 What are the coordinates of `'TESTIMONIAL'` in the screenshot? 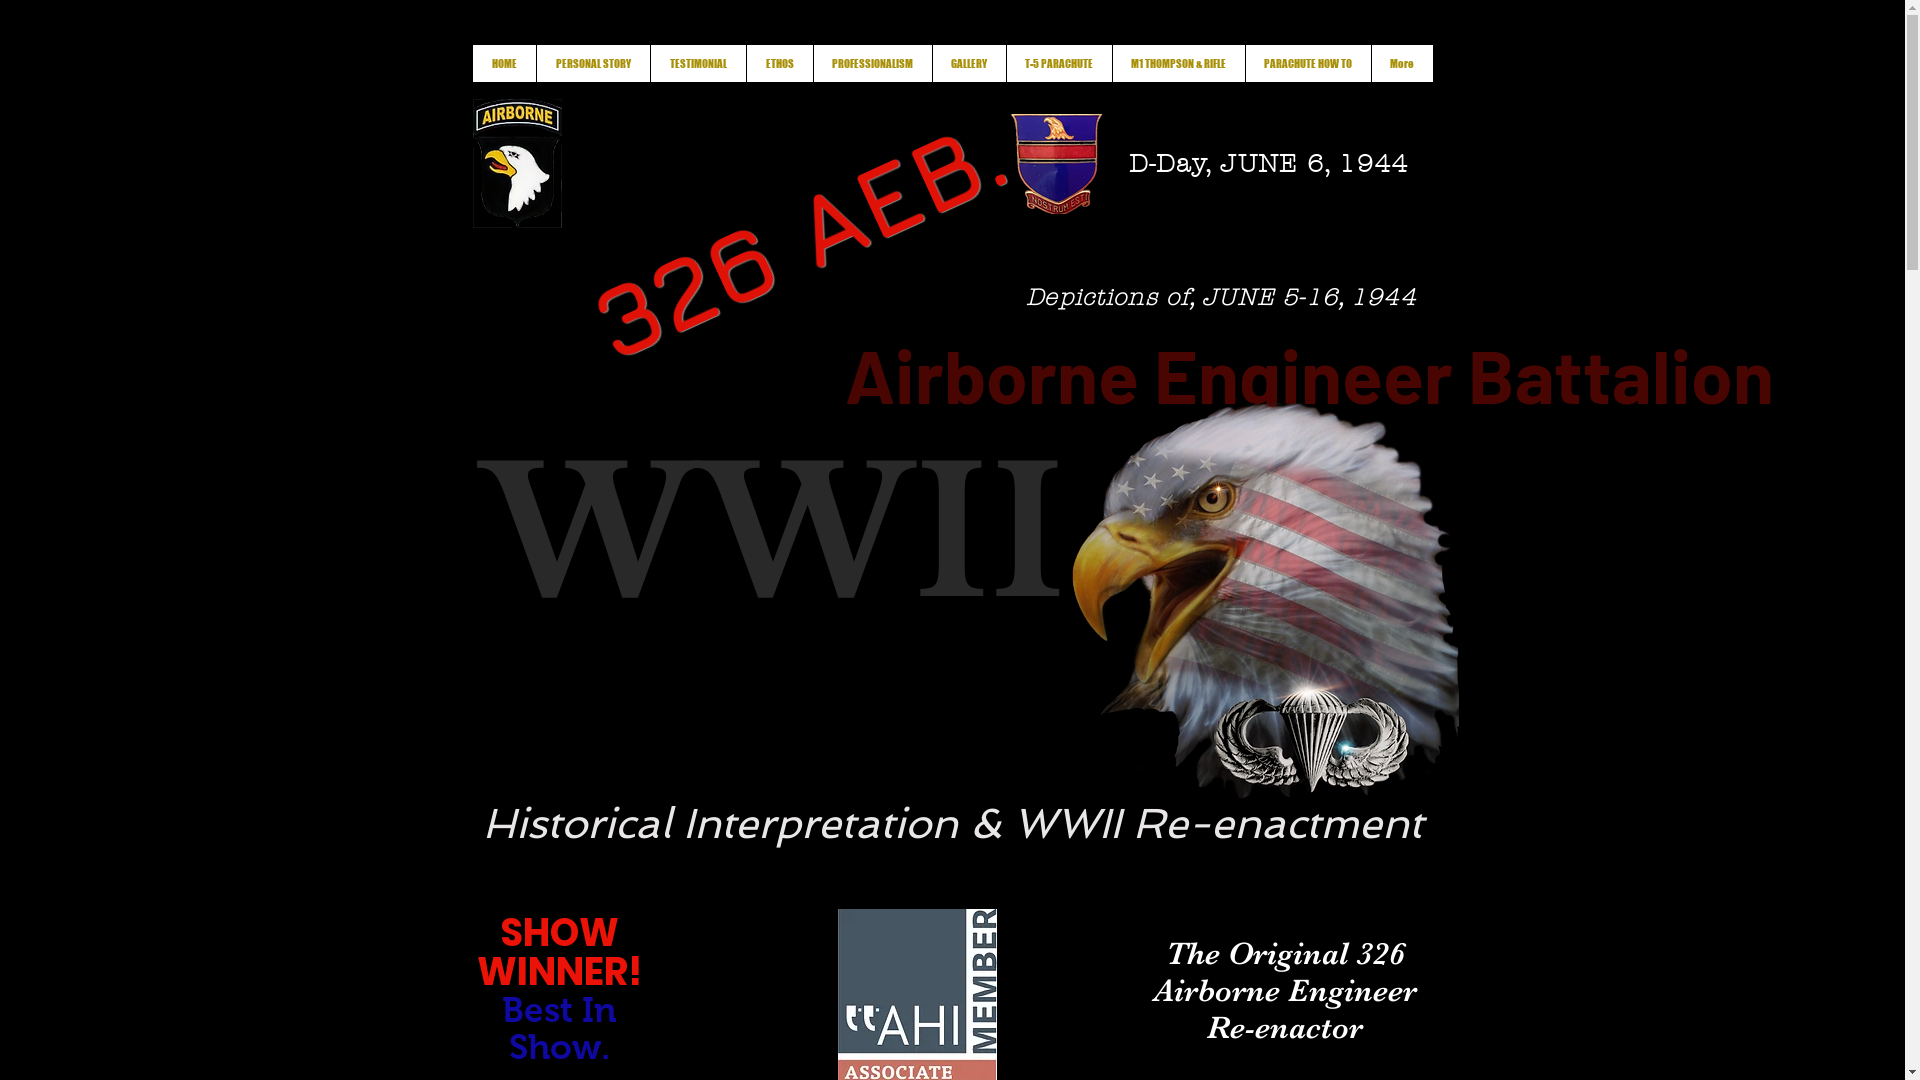 It's located at (697, 62).